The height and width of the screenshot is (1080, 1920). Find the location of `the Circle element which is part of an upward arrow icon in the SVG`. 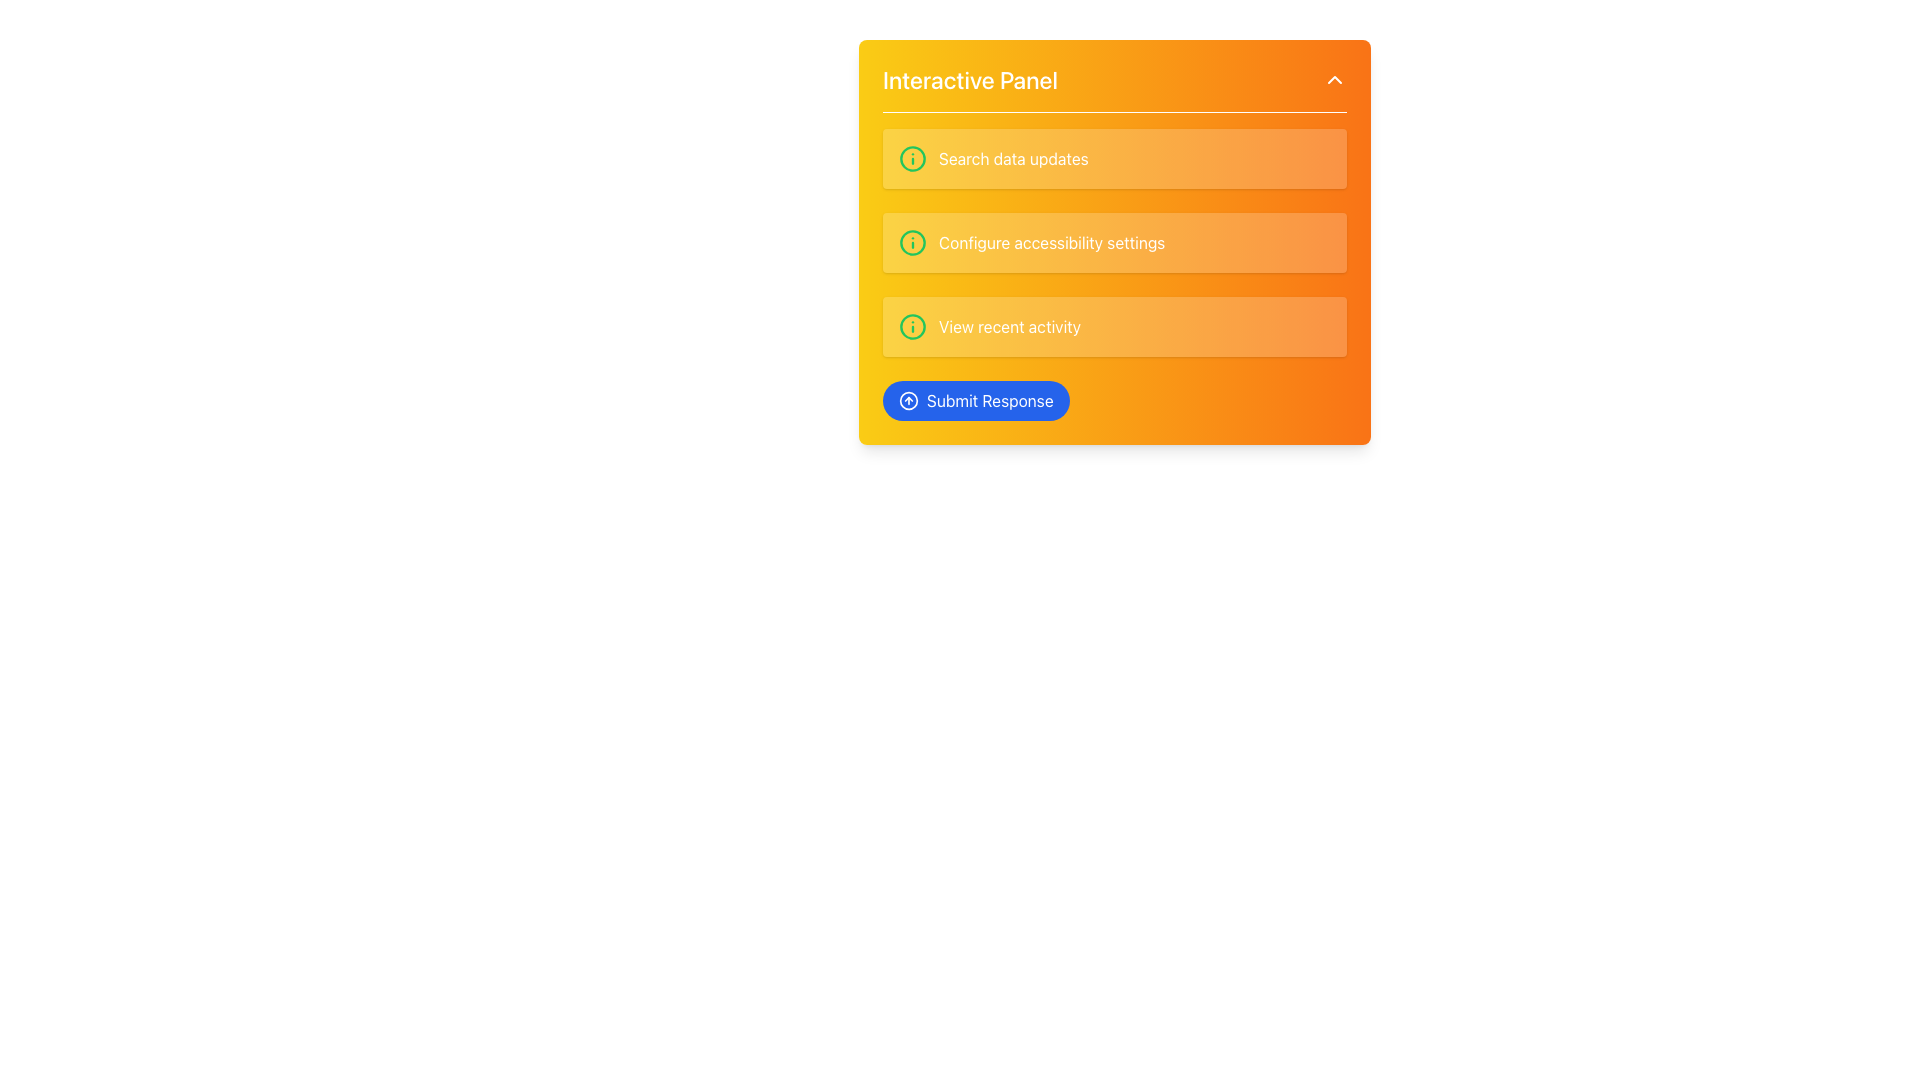

the Circle element which is part of an upward arrow icon in the SVG is located at coordinates (907, 401).